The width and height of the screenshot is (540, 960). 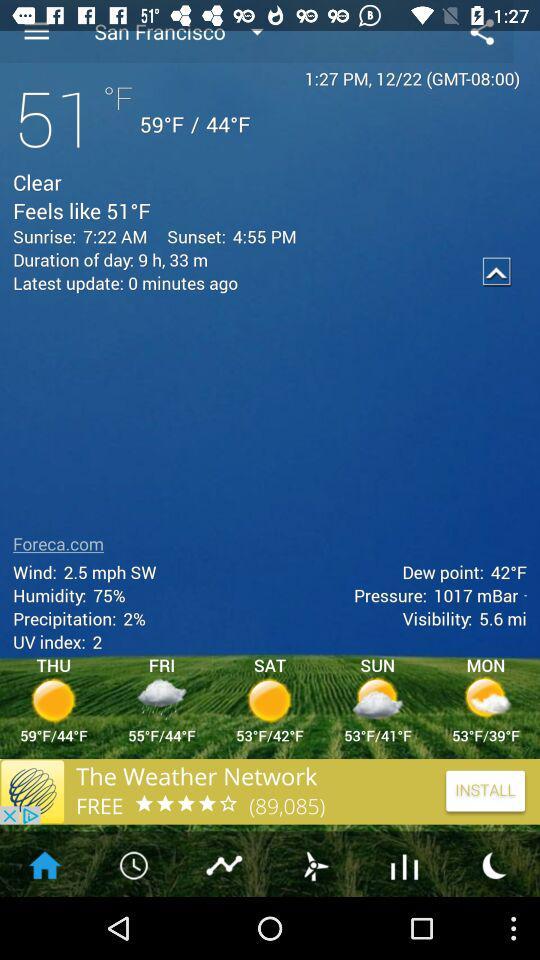 I want to click on the second option at the bottom left of the page, so click(x=135, y=863).